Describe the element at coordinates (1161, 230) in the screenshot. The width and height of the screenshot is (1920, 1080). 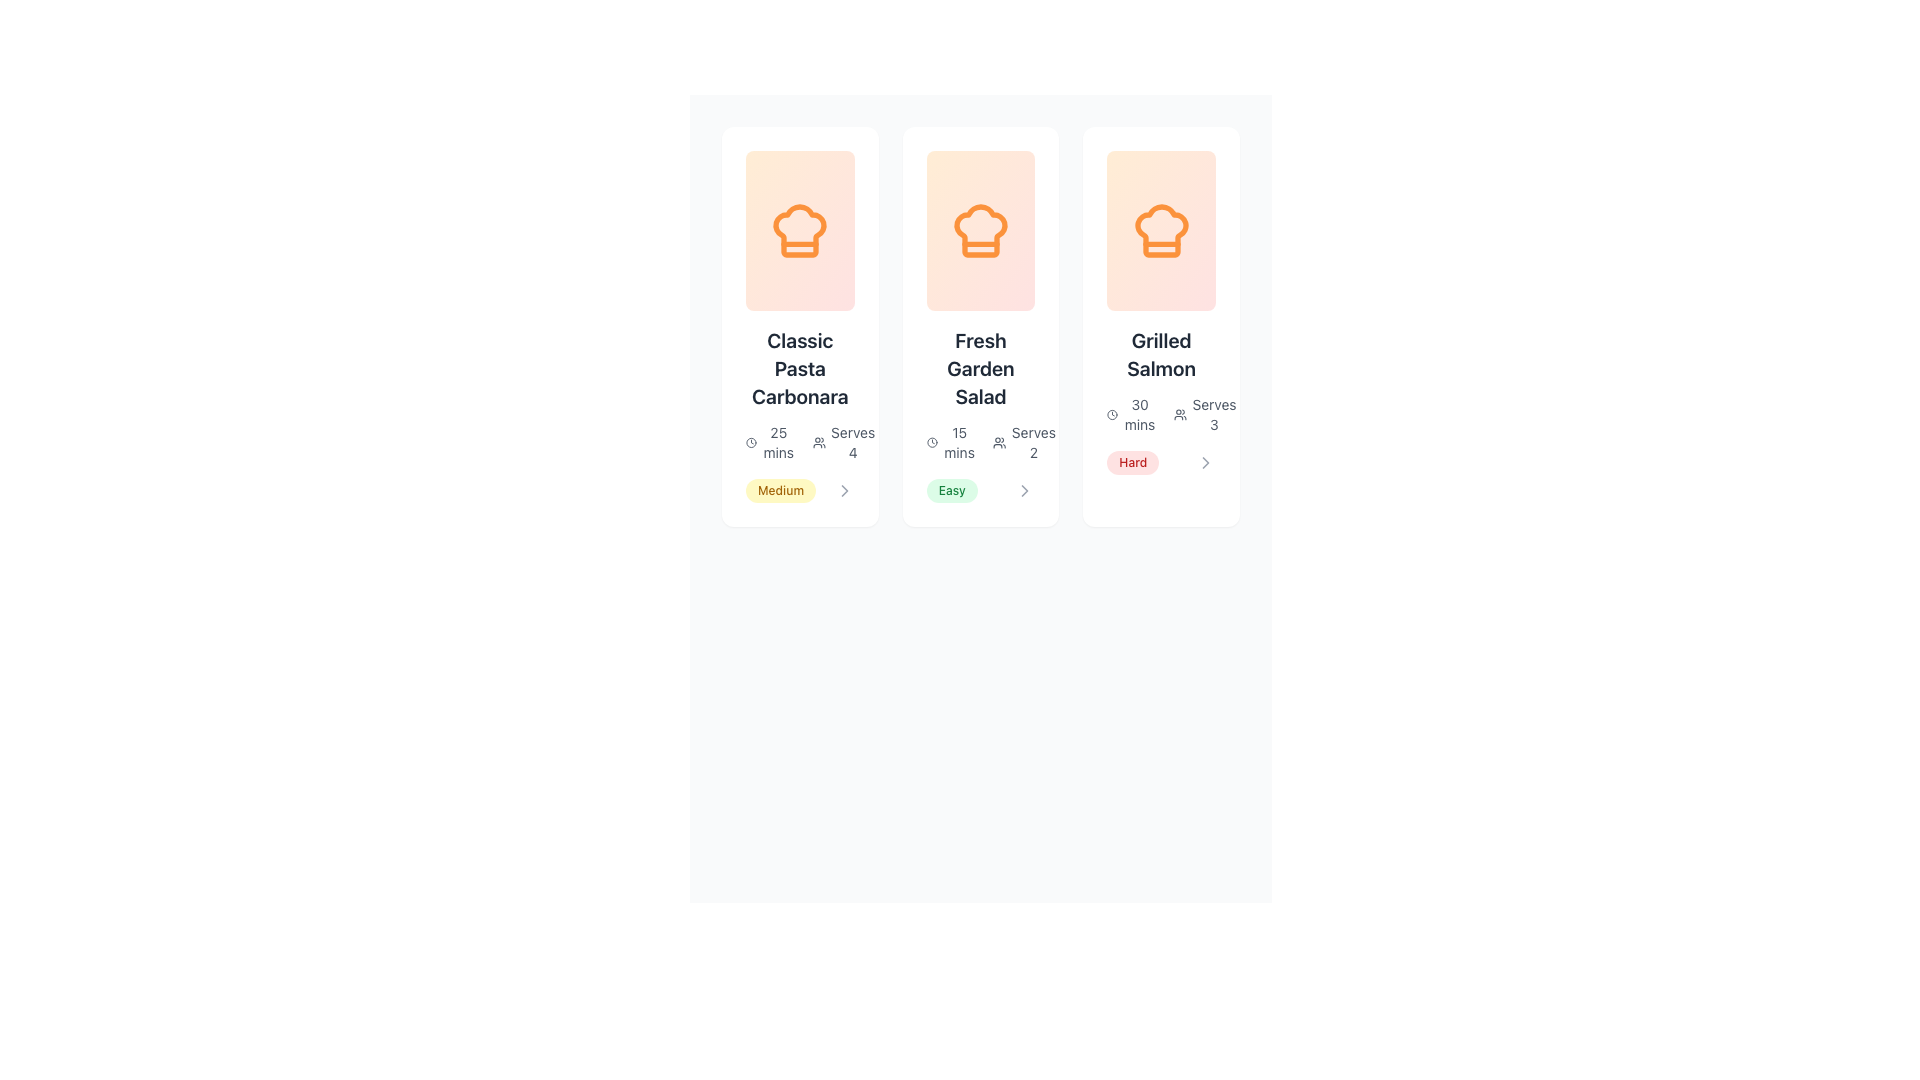
I see `the chef's hat icon located in the top section of the 'Grilled Salmon' recipe card, which symbolizes the culinary nature of the recipe` at that location.